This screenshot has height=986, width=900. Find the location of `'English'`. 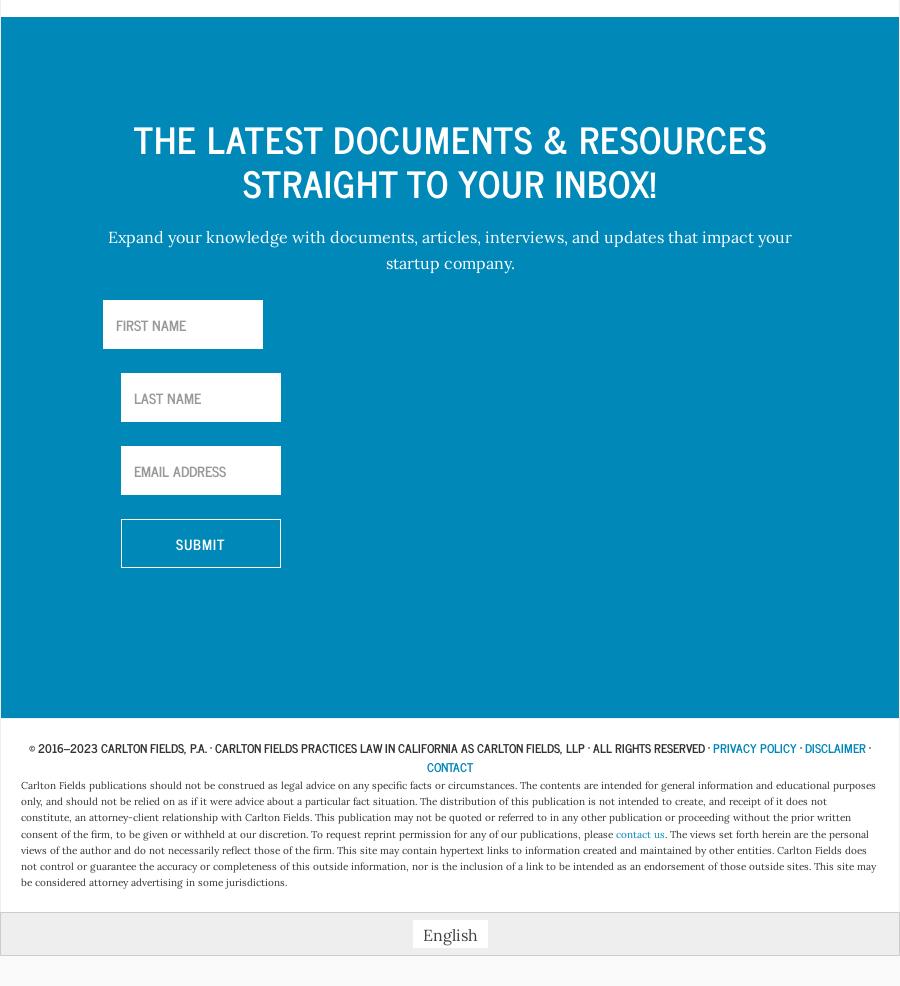

'English' is located at coordinates (449, 934).